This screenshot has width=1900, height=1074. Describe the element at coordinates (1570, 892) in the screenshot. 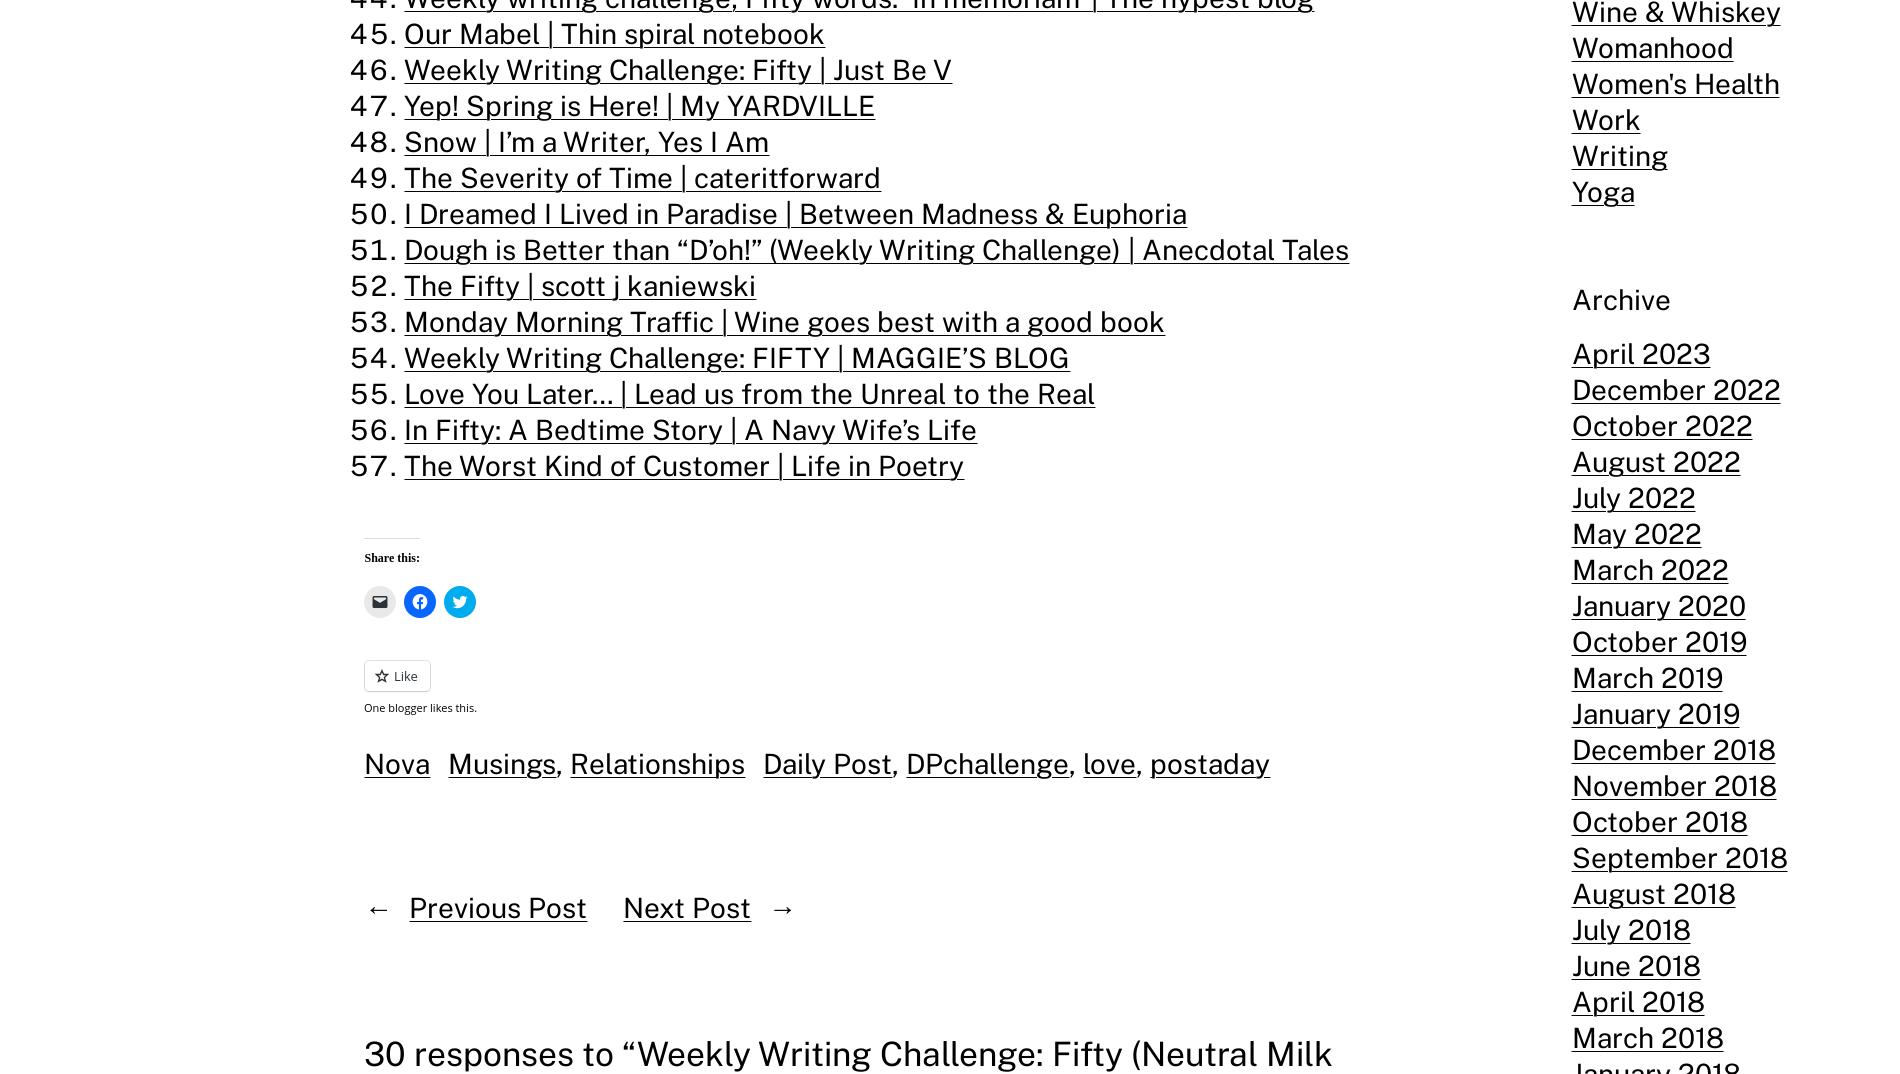

I see `'August 2018'` at that location.